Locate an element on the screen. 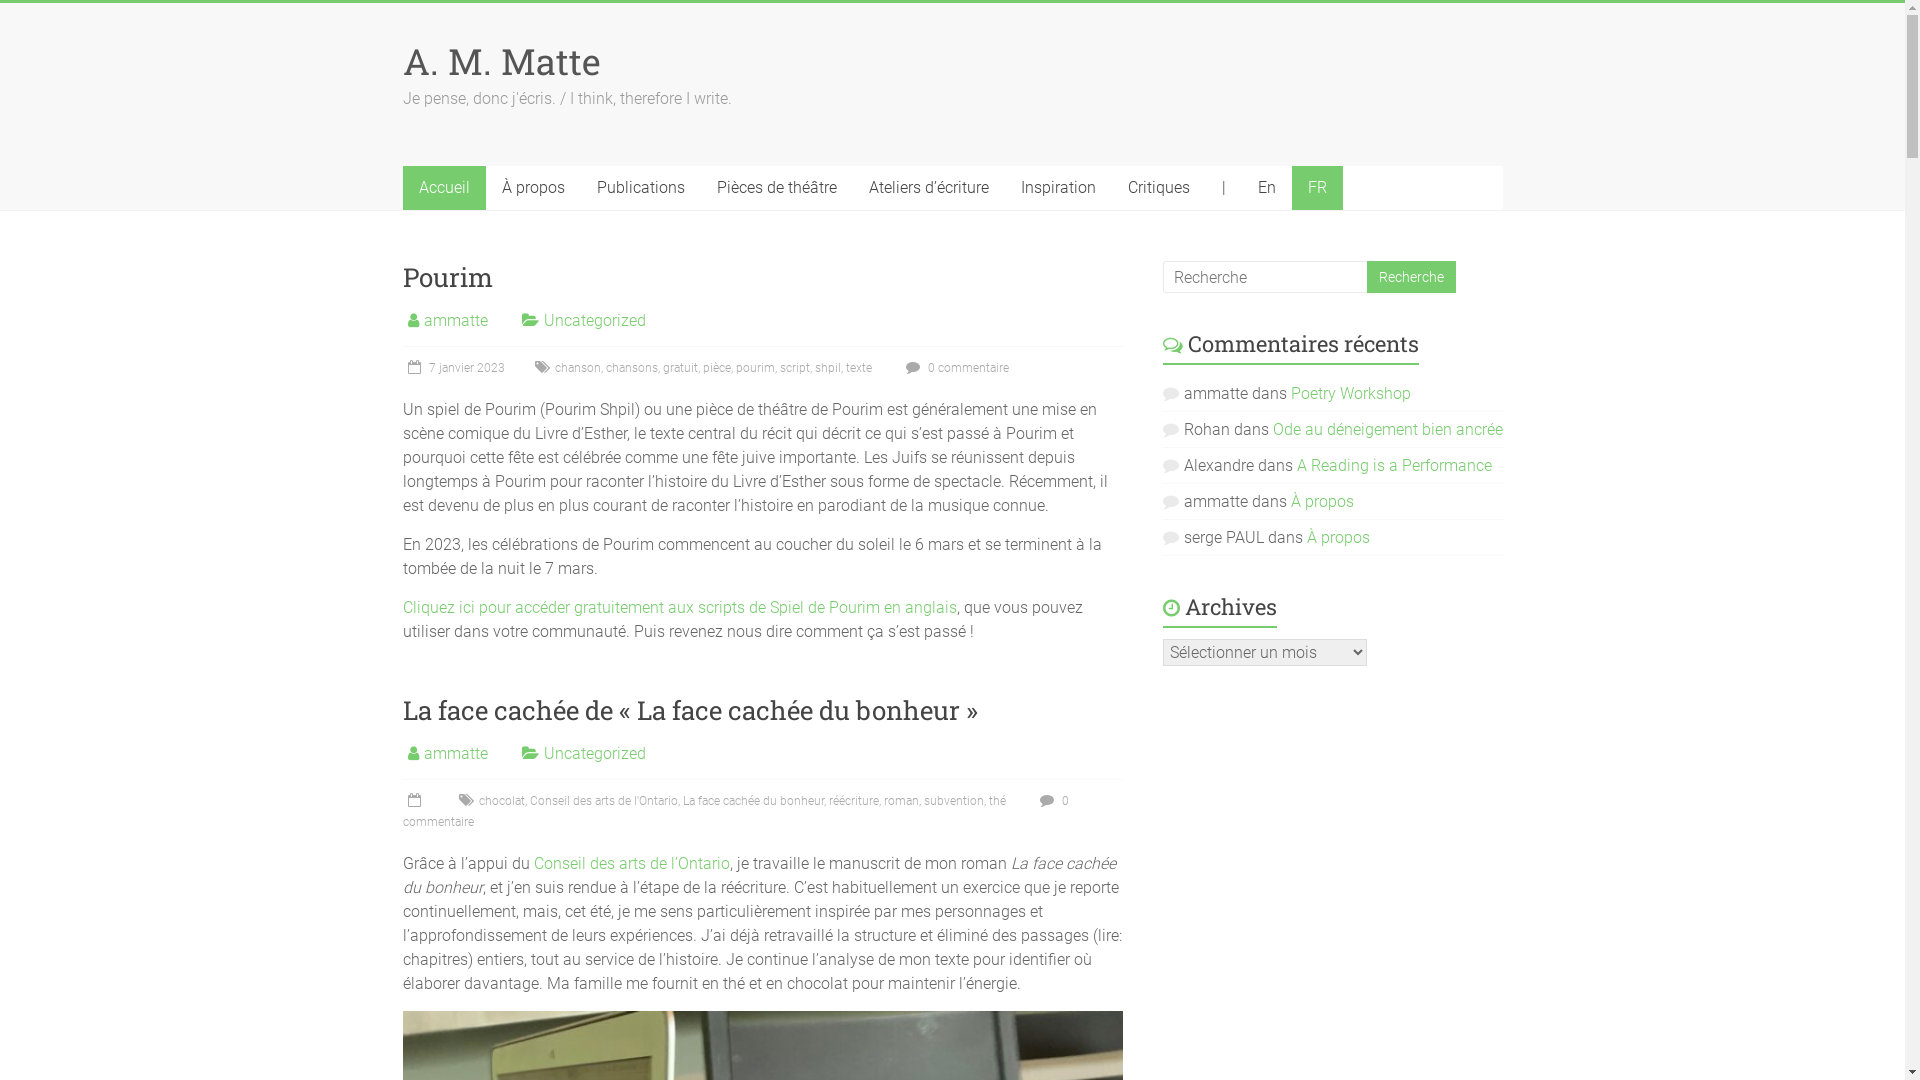  '|' is located at coordinates (1223, 188).